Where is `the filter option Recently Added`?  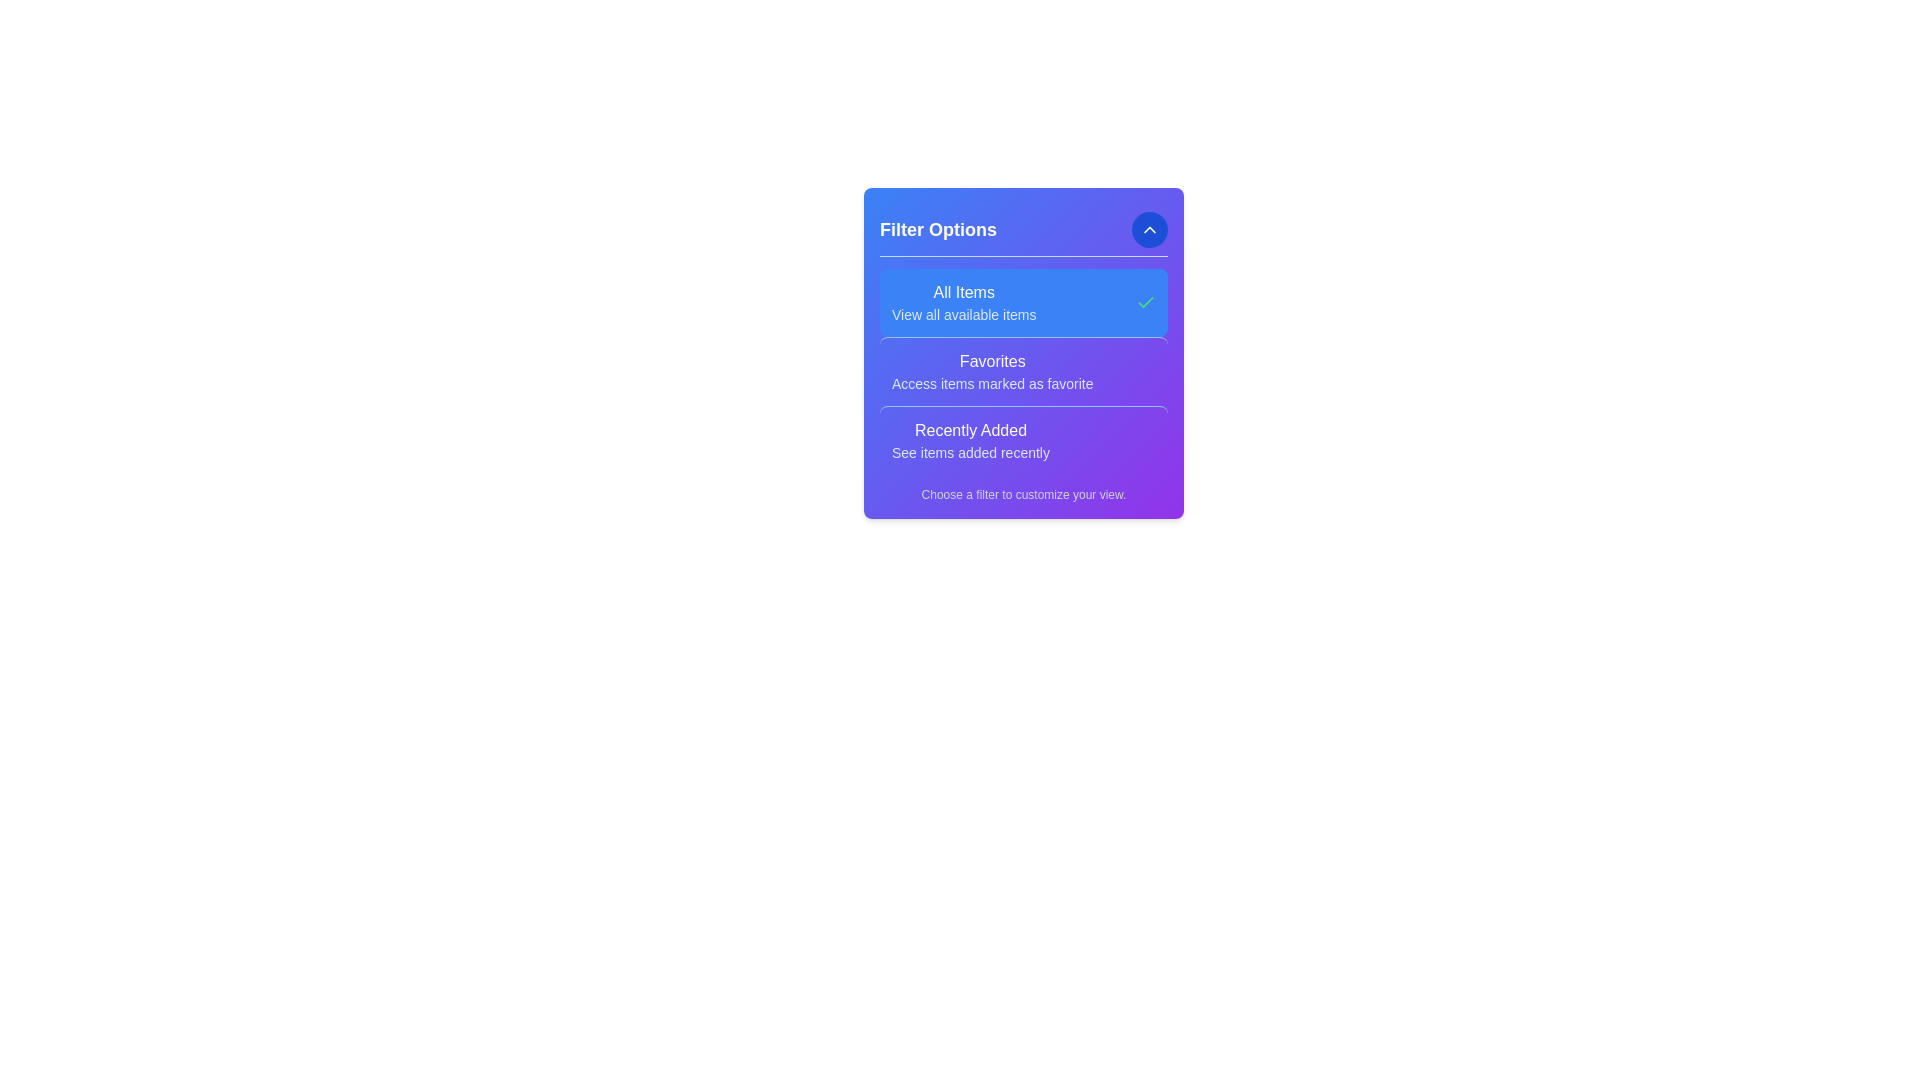
the filter option Recently Added is located at coordinates (970, 439).